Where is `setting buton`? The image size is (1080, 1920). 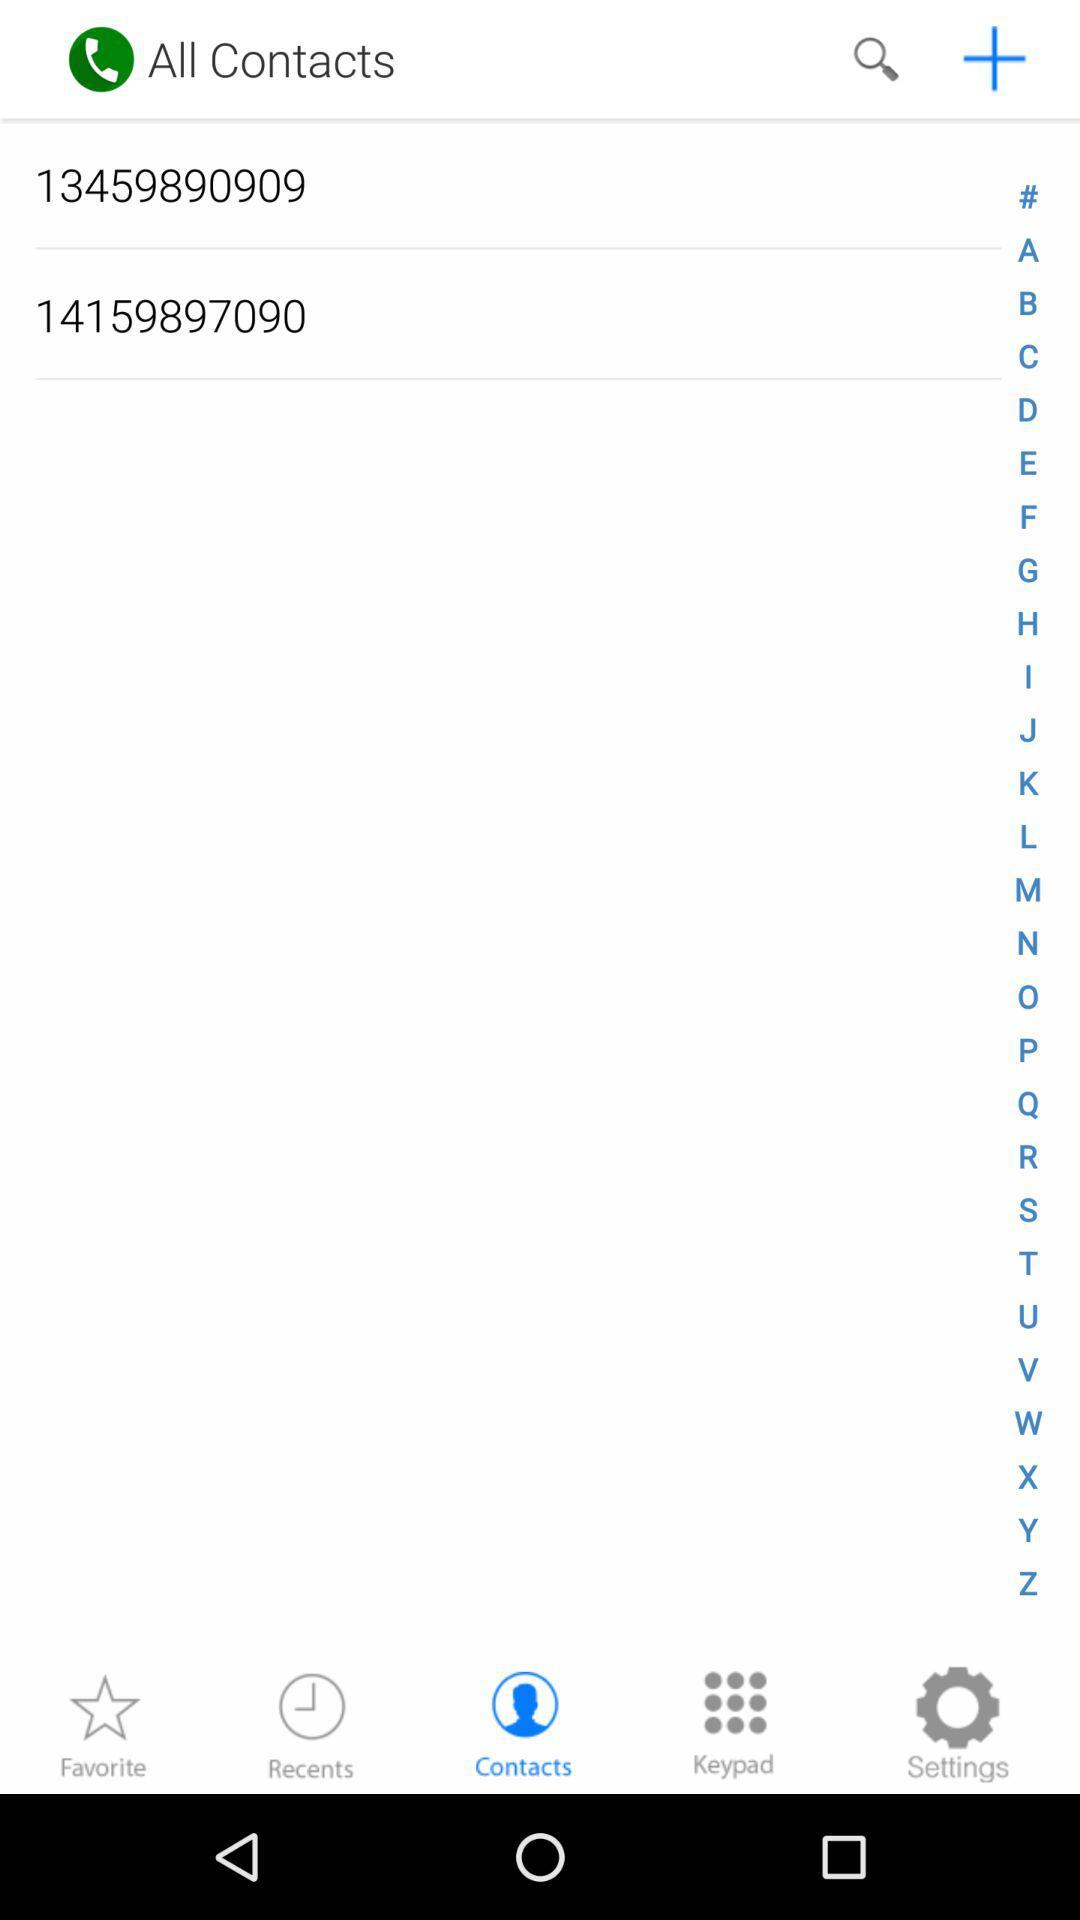 setting buton is located at coordinates (956, 1723).